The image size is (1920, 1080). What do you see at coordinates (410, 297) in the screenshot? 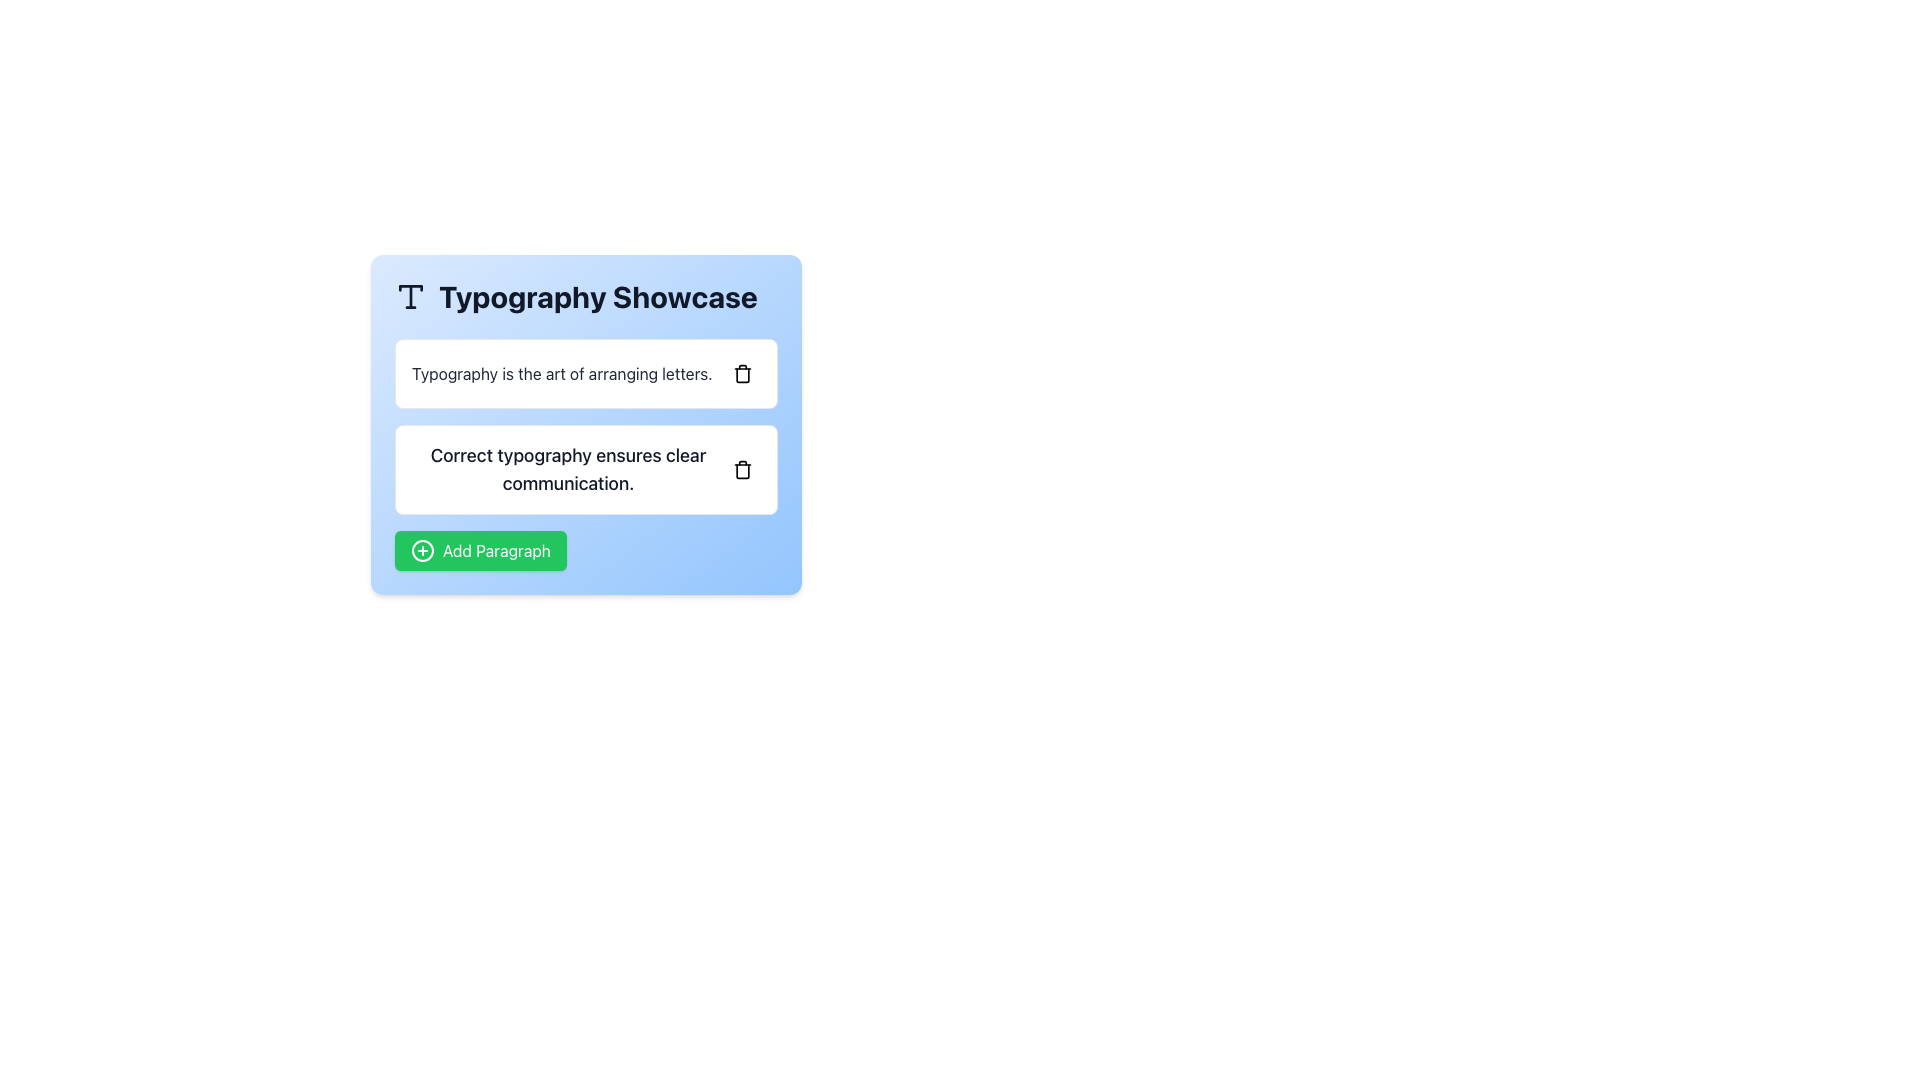
I see `the icon depicting a capital letter 'T' with a black outline, located to the left of the 'Typography Showcase' heading` at bounding box center [410, 297].